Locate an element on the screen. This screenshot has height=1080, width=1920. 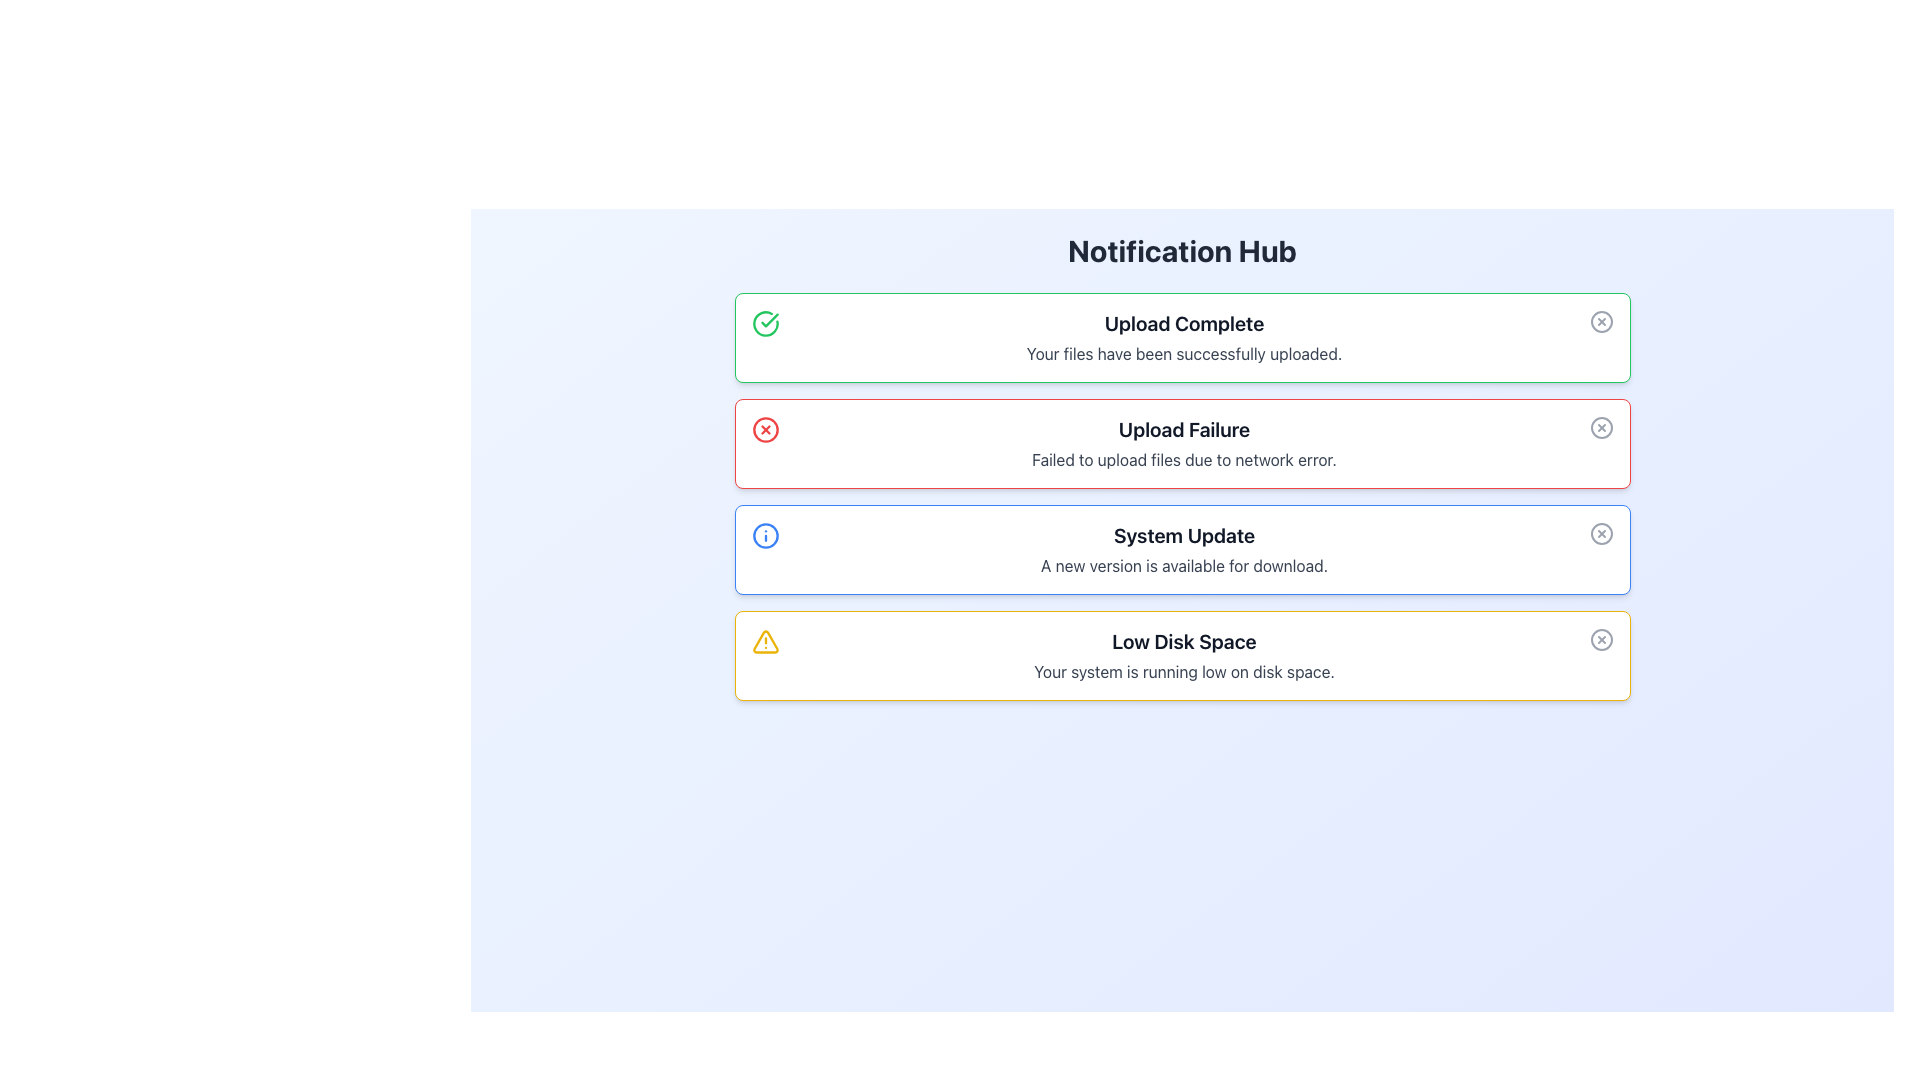
the additional information text in the 'System Update' notification, located in the lower section of the blue-bordered area is located at coordinates (1184, 566).